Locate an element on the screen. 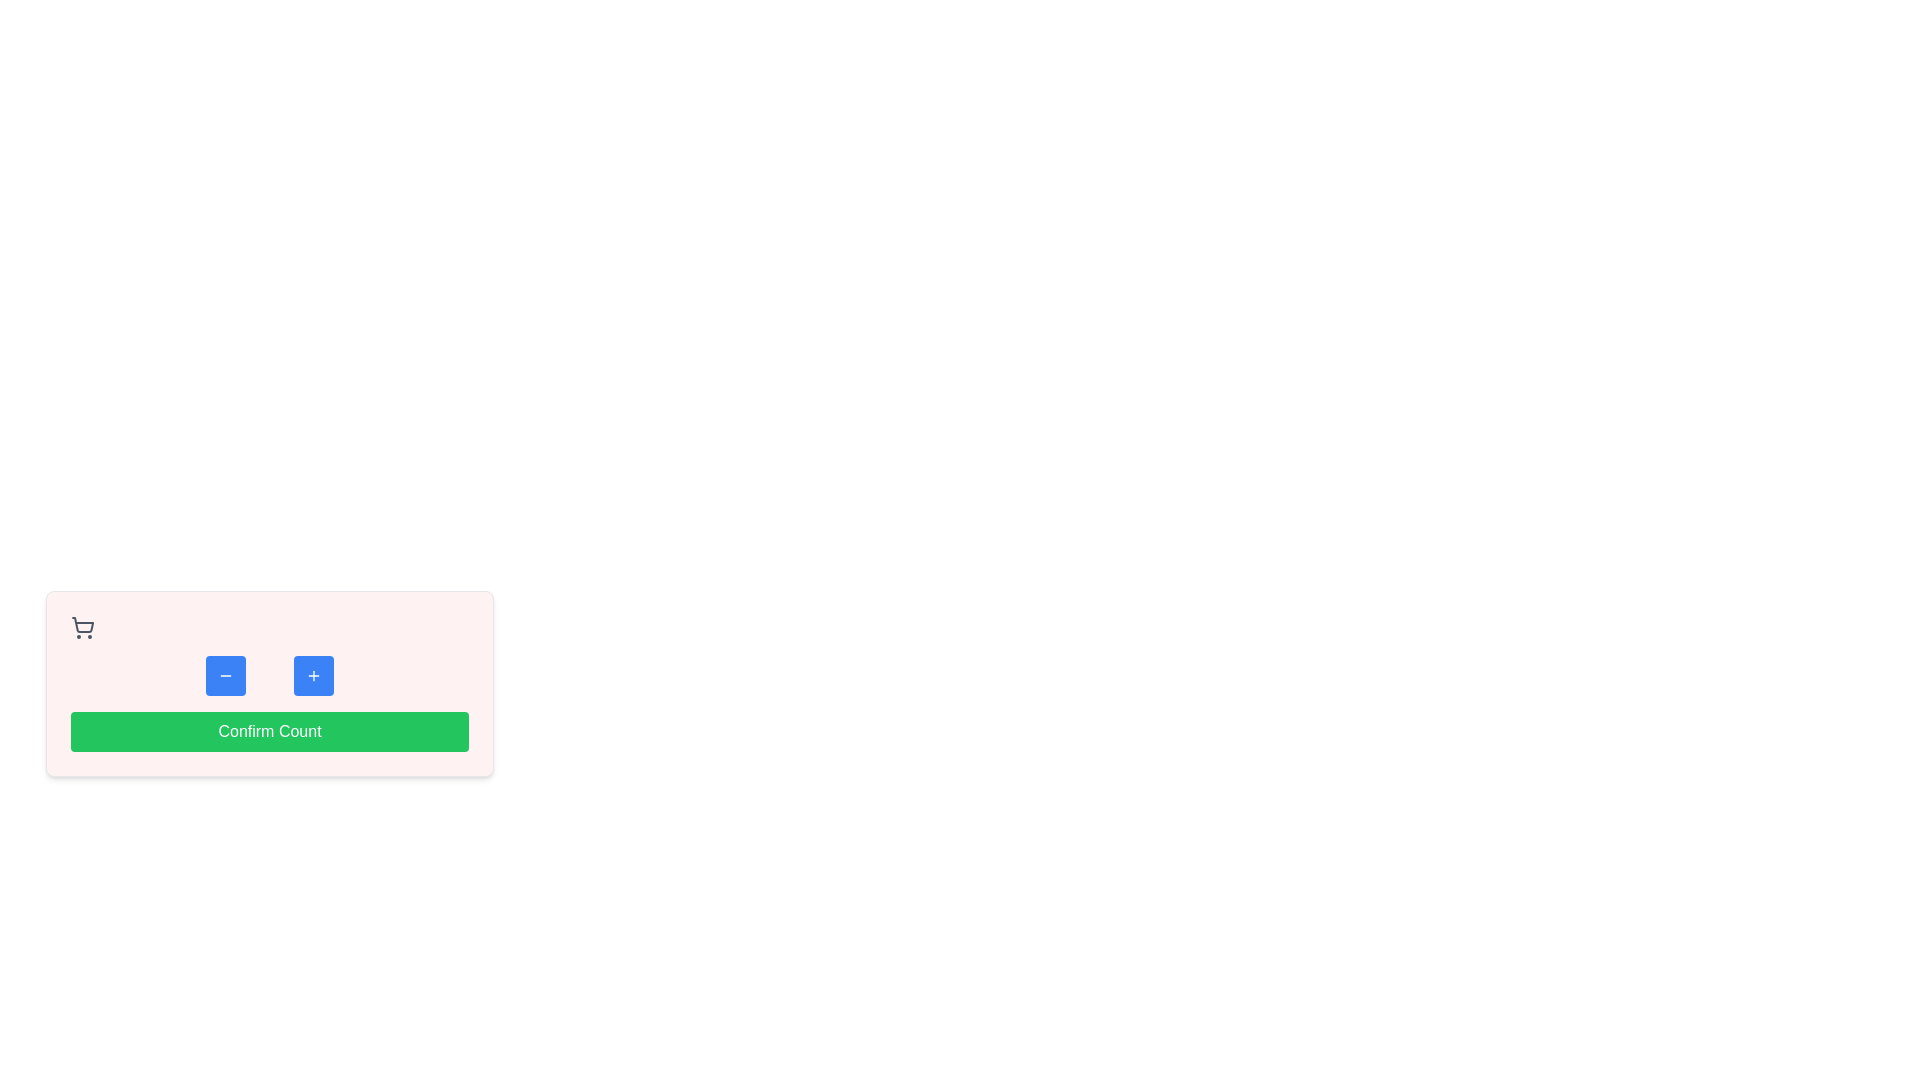  the decrement button, which is the first button in a row of two, located to the left of a plus button is located at coordinates (225, 675).